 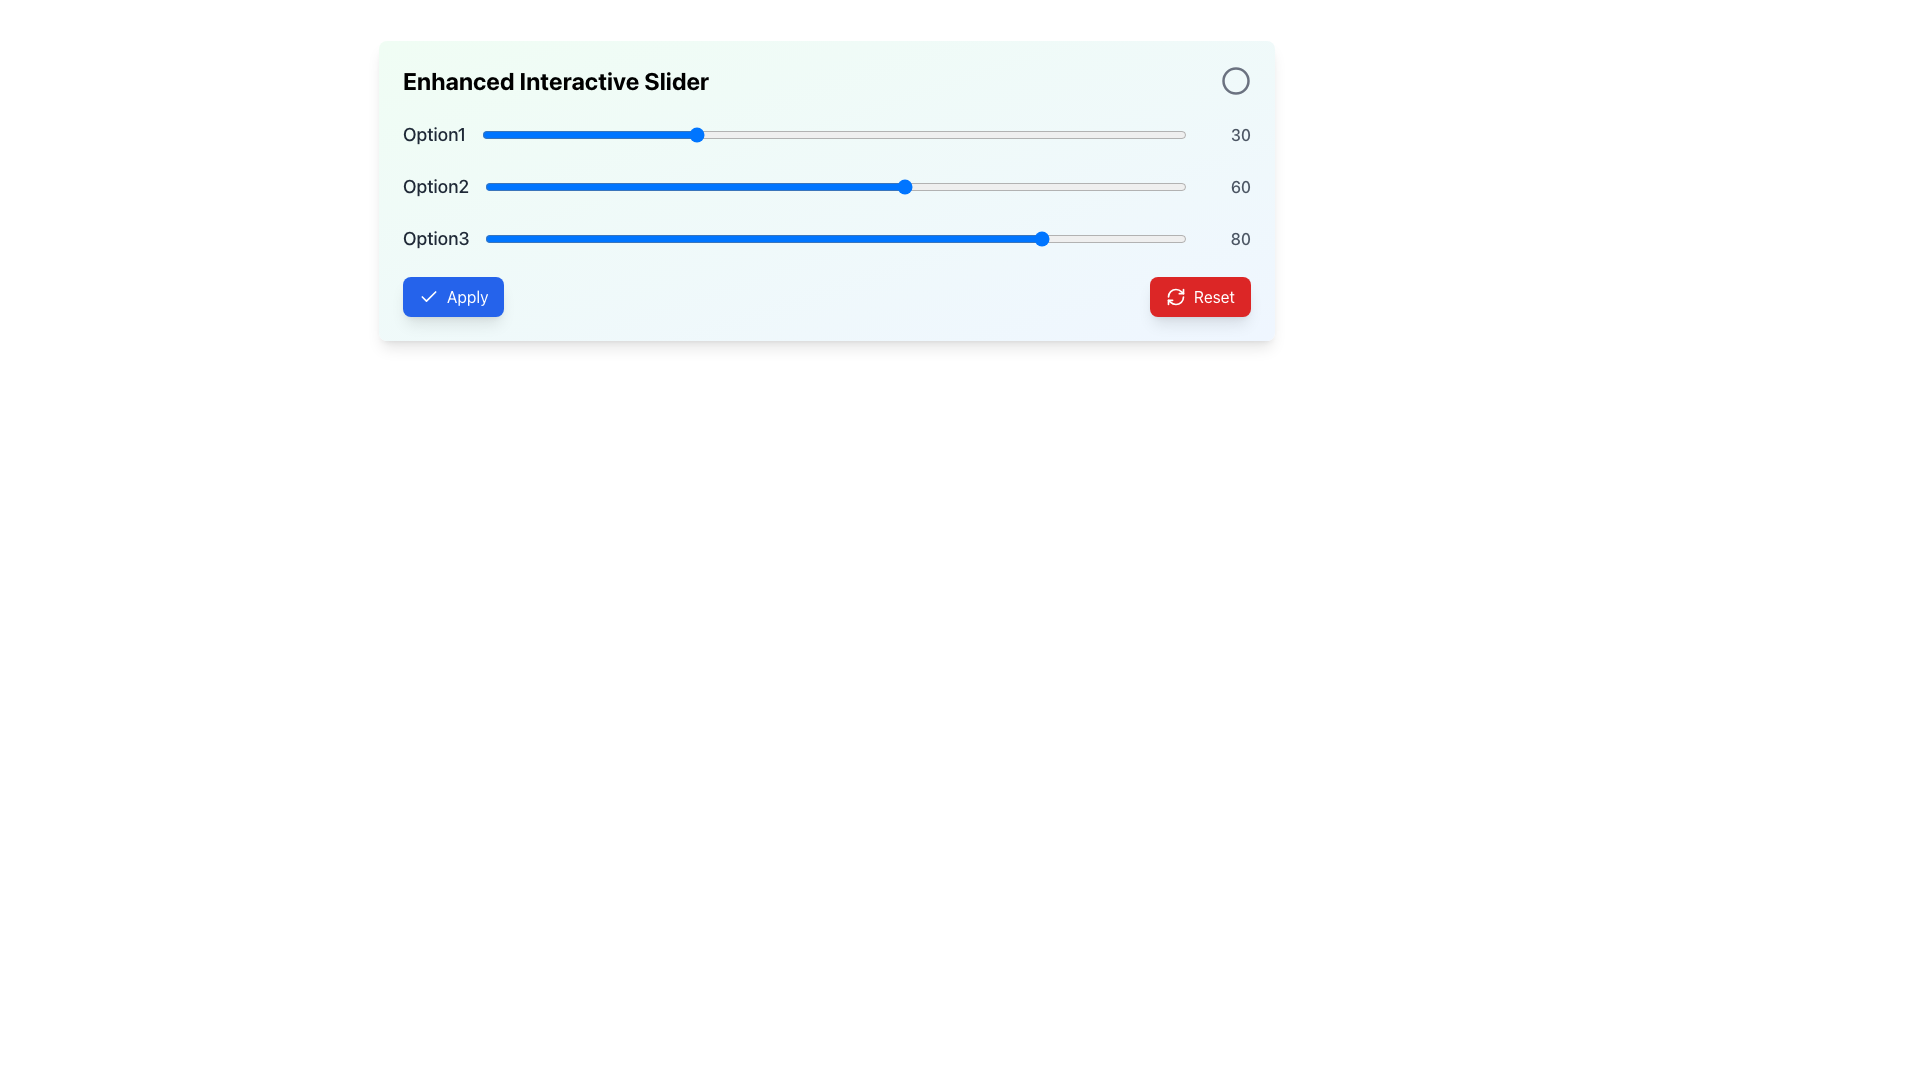 What do you see at coordinates (836, 238) in the screenshot?
I see `the horizontal slider labeled 'Option3'` at bounding box center [836, 238].